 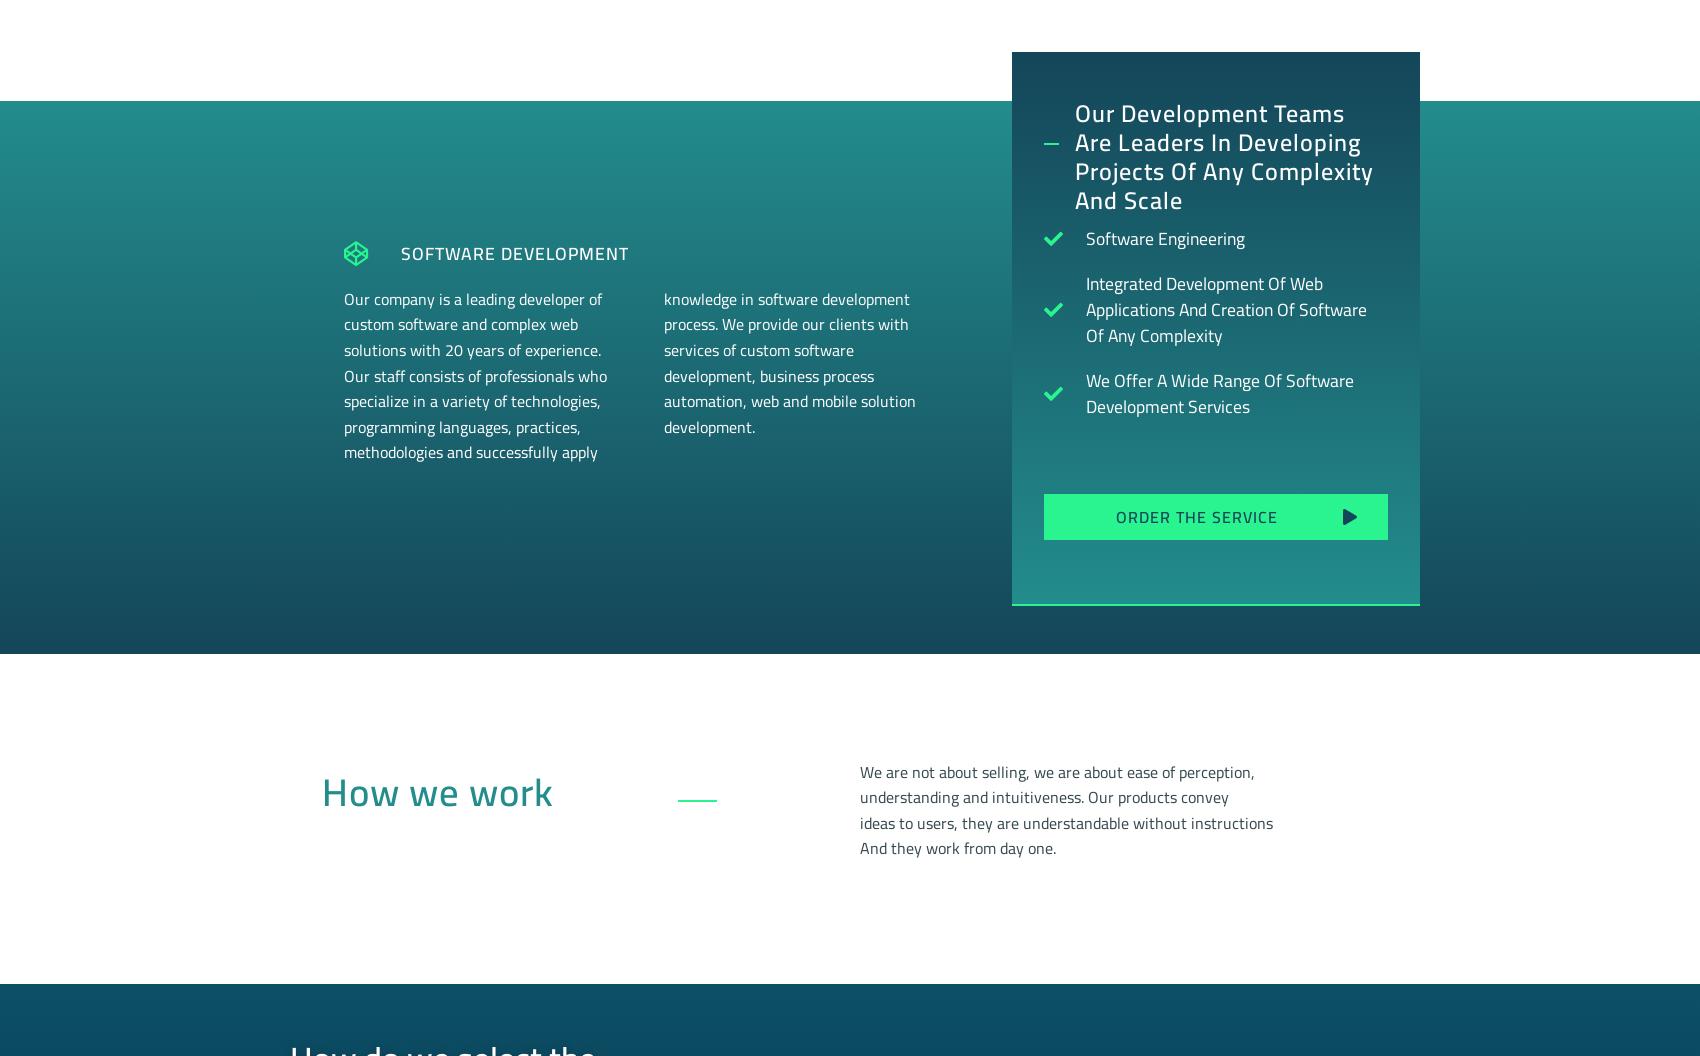 I want to click on 'We offer a wide range of software development services', so click(x=1218, y=391).